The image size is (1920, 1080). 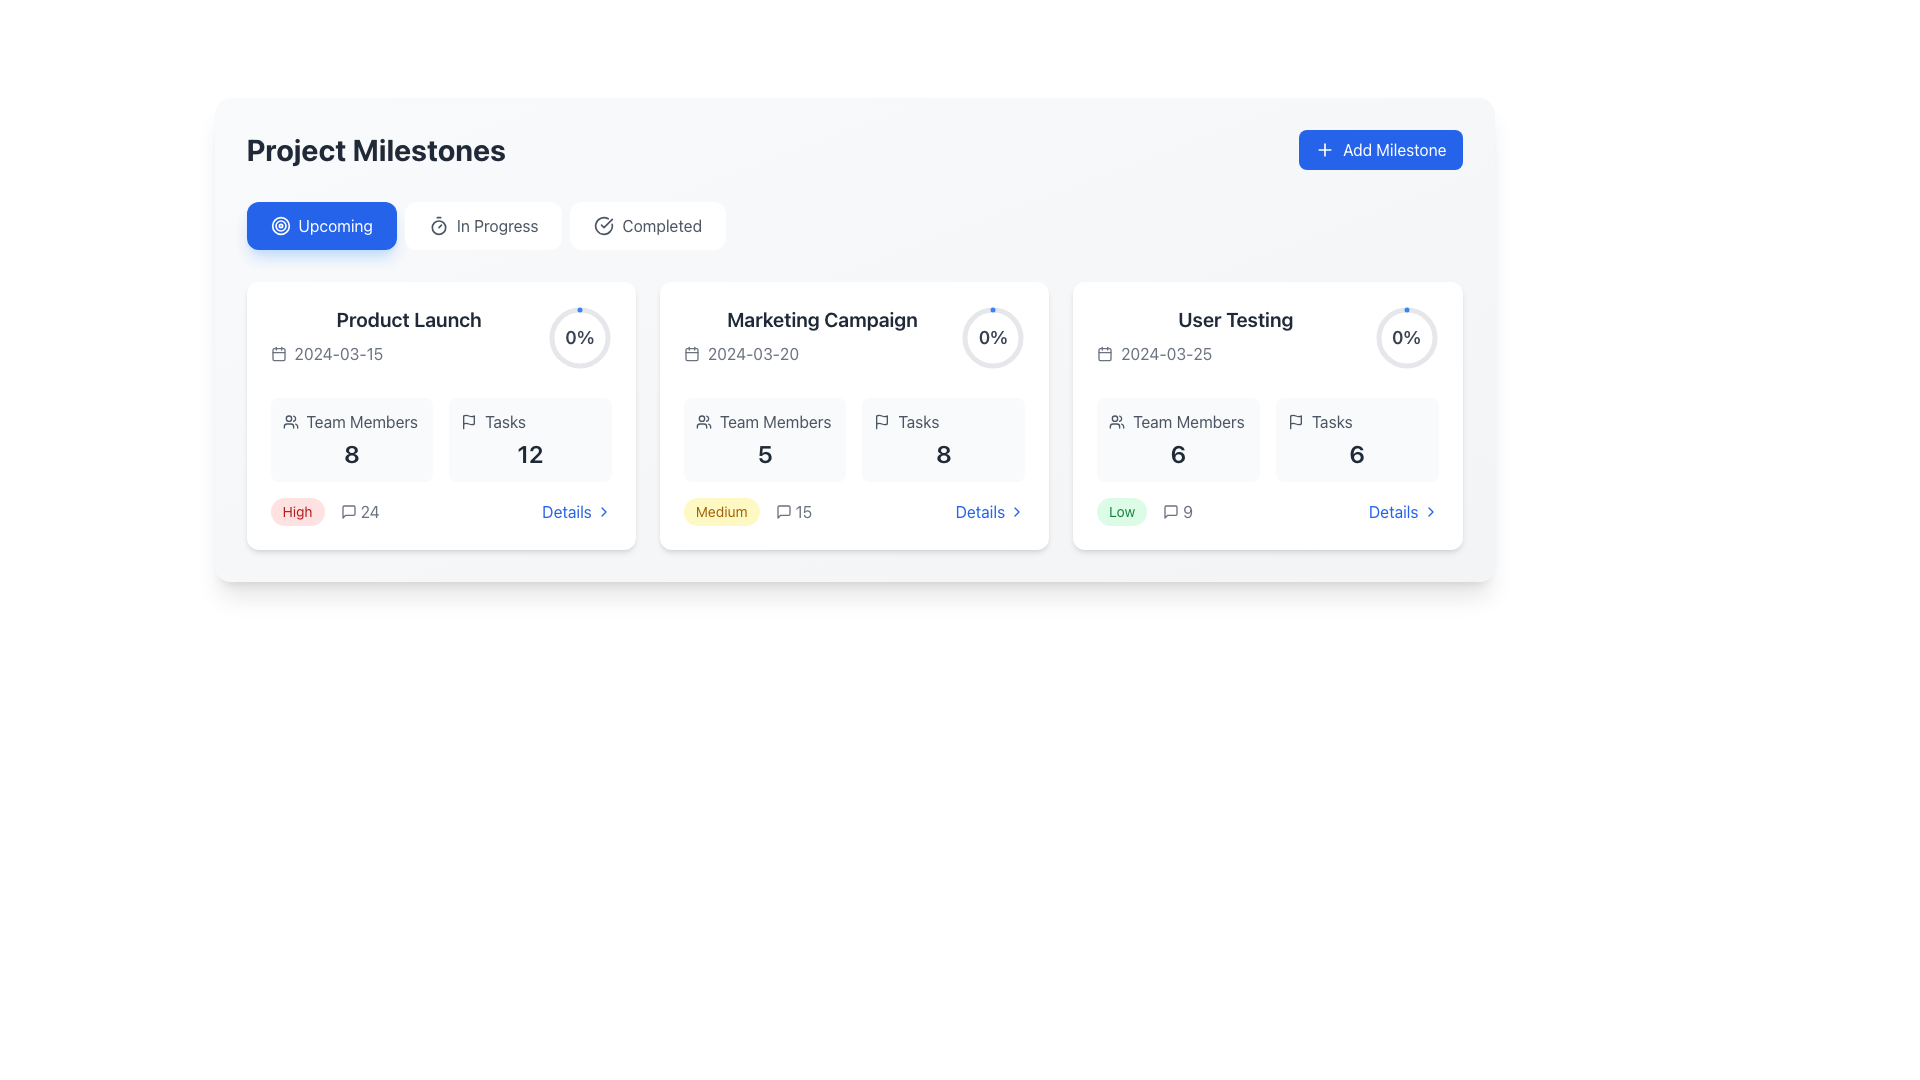 I want to click on the chevron arrow icon located next to the 'Details' label, so click(x=602, y=511).